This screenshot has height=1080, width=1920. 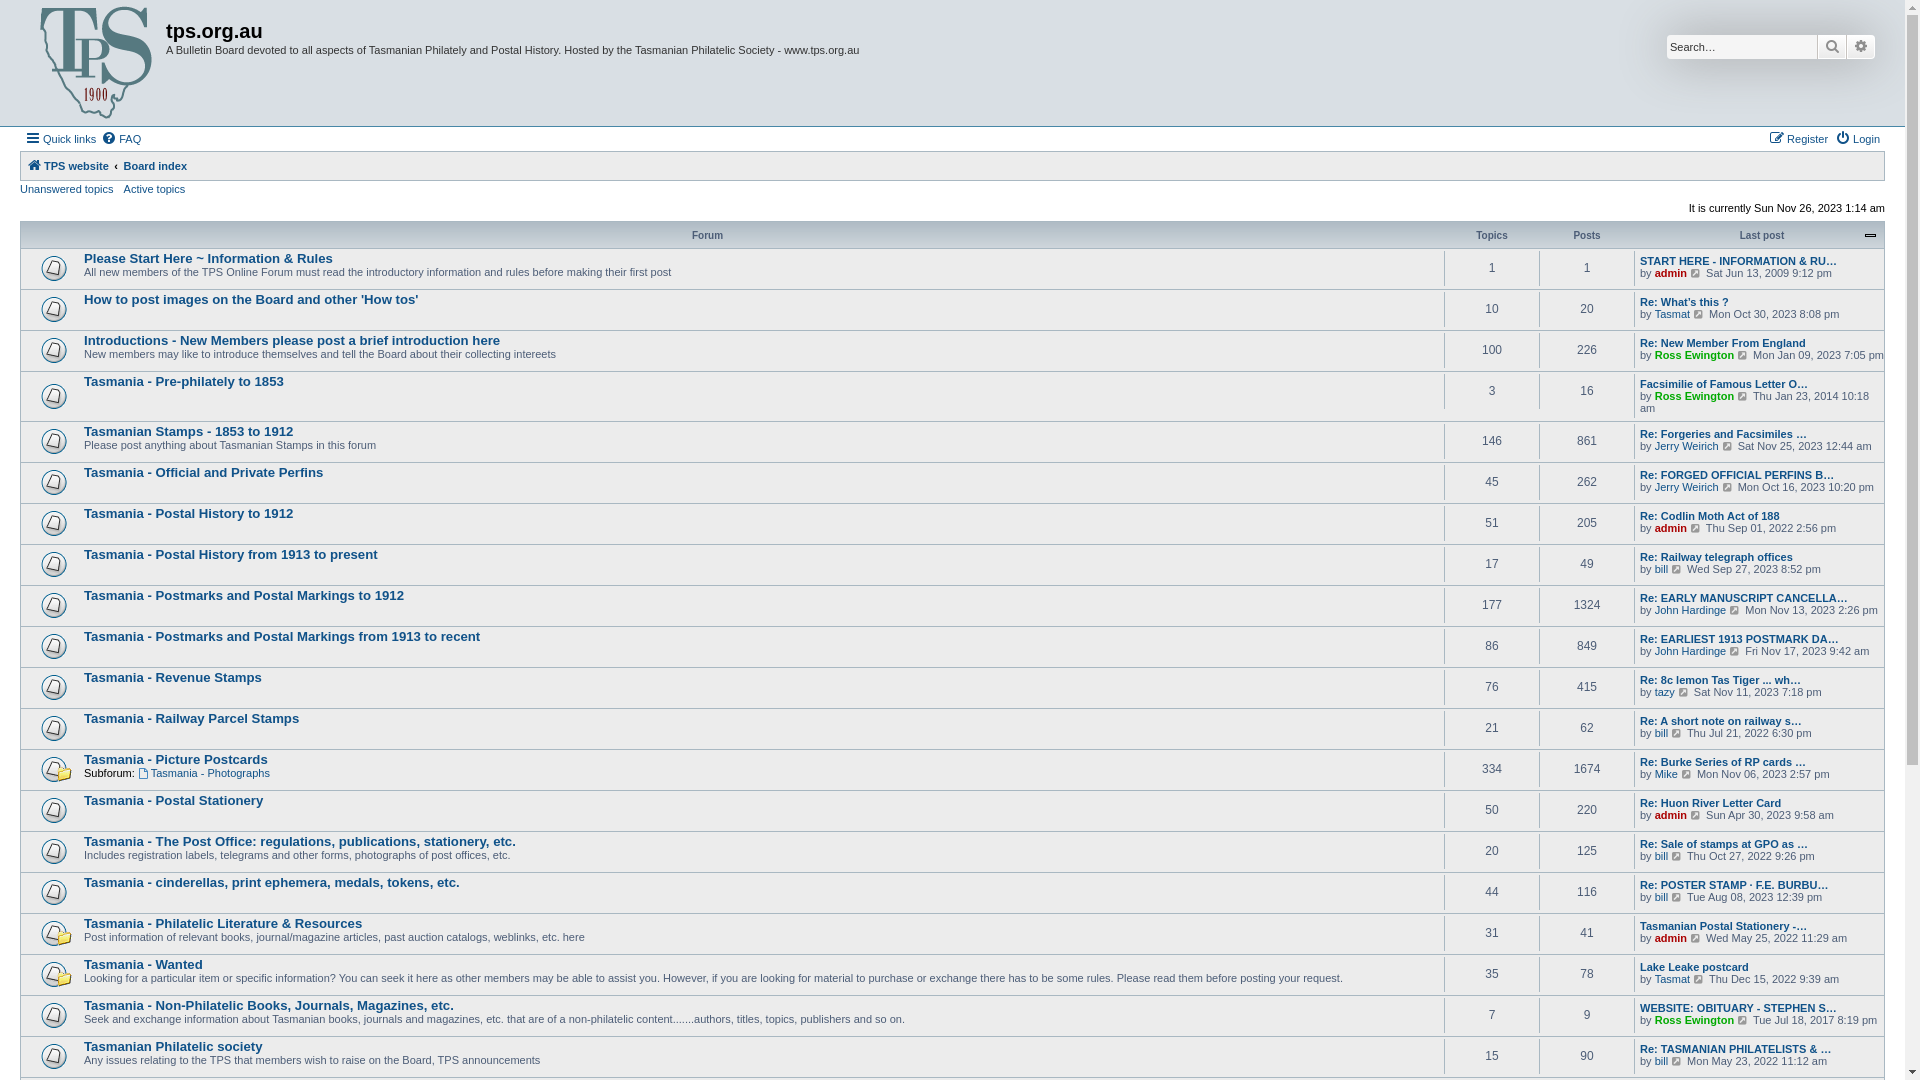 I want to click on 'Search', so click(x=1832, y=45).